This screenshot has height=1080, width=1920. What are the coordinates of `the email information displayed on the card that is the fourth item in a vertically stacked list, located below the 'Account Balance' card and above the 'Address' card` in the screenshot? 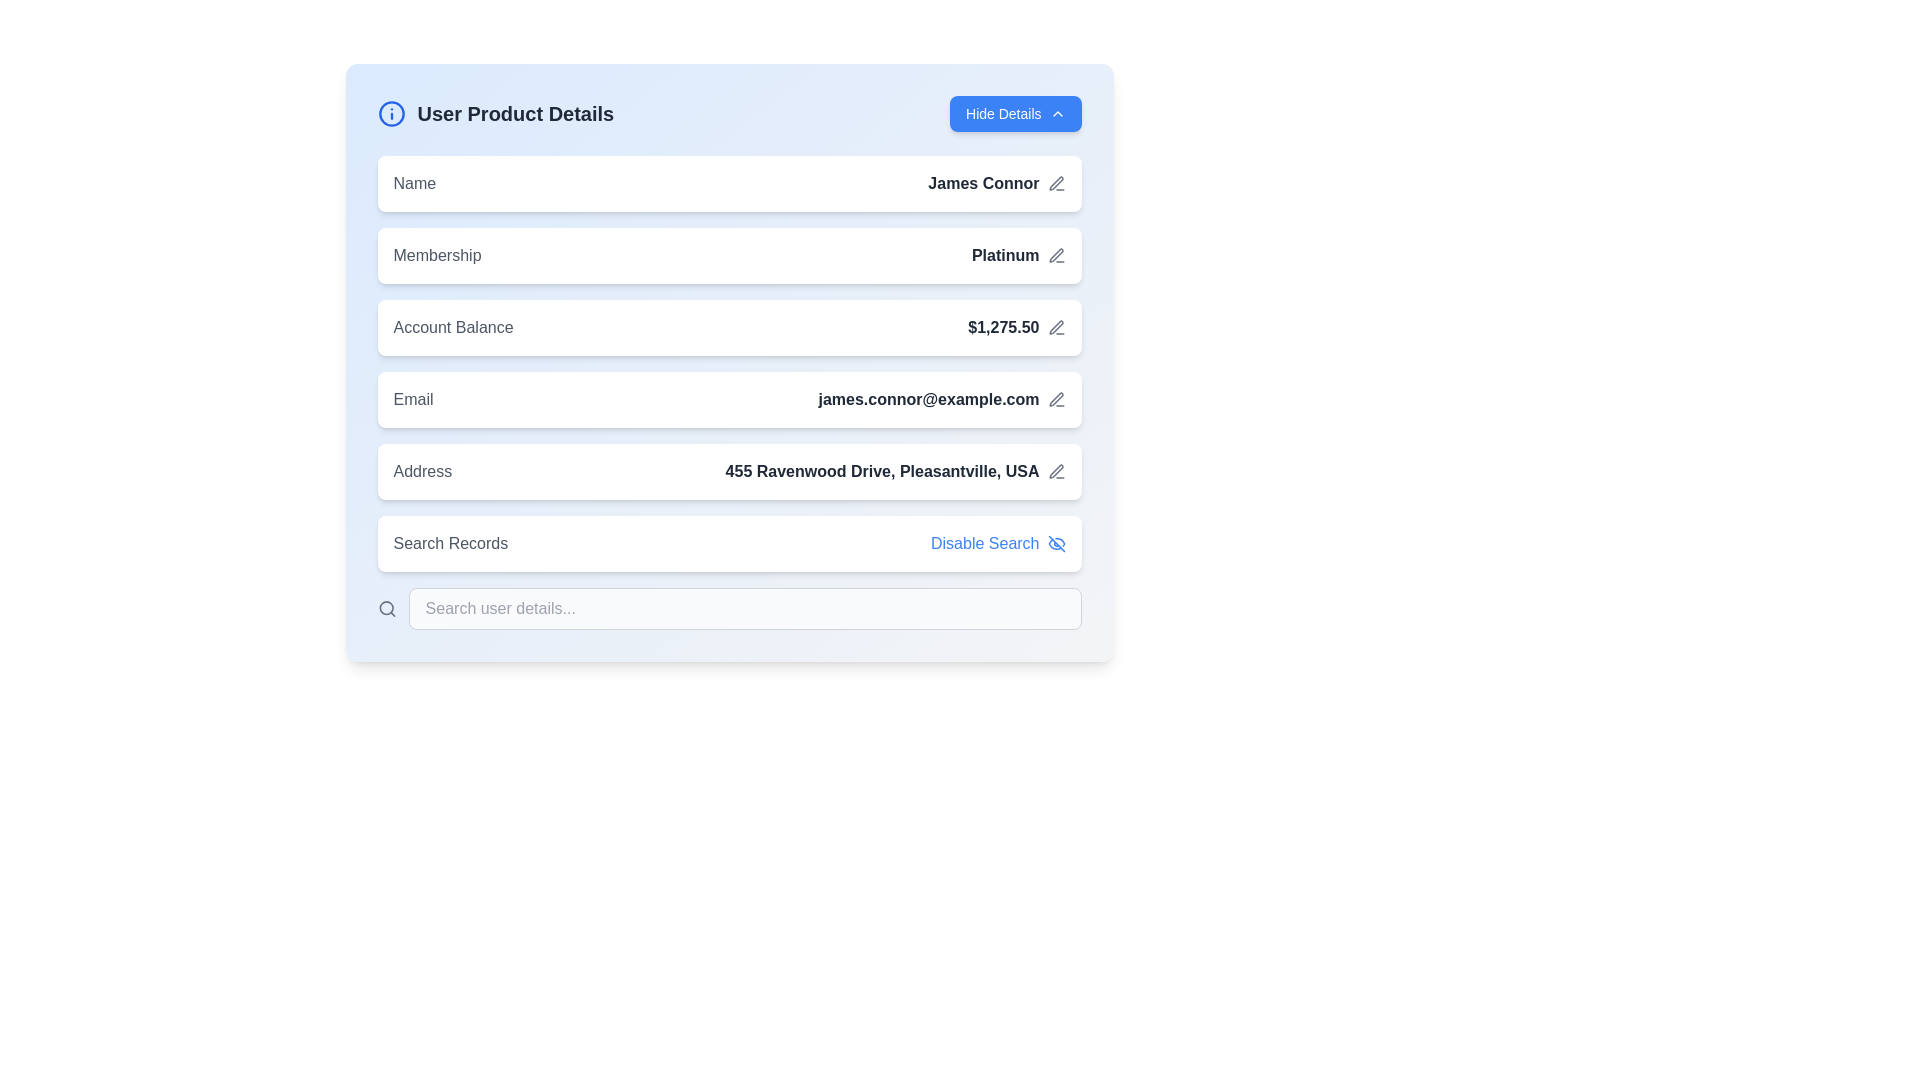 It's located at (728, 400).